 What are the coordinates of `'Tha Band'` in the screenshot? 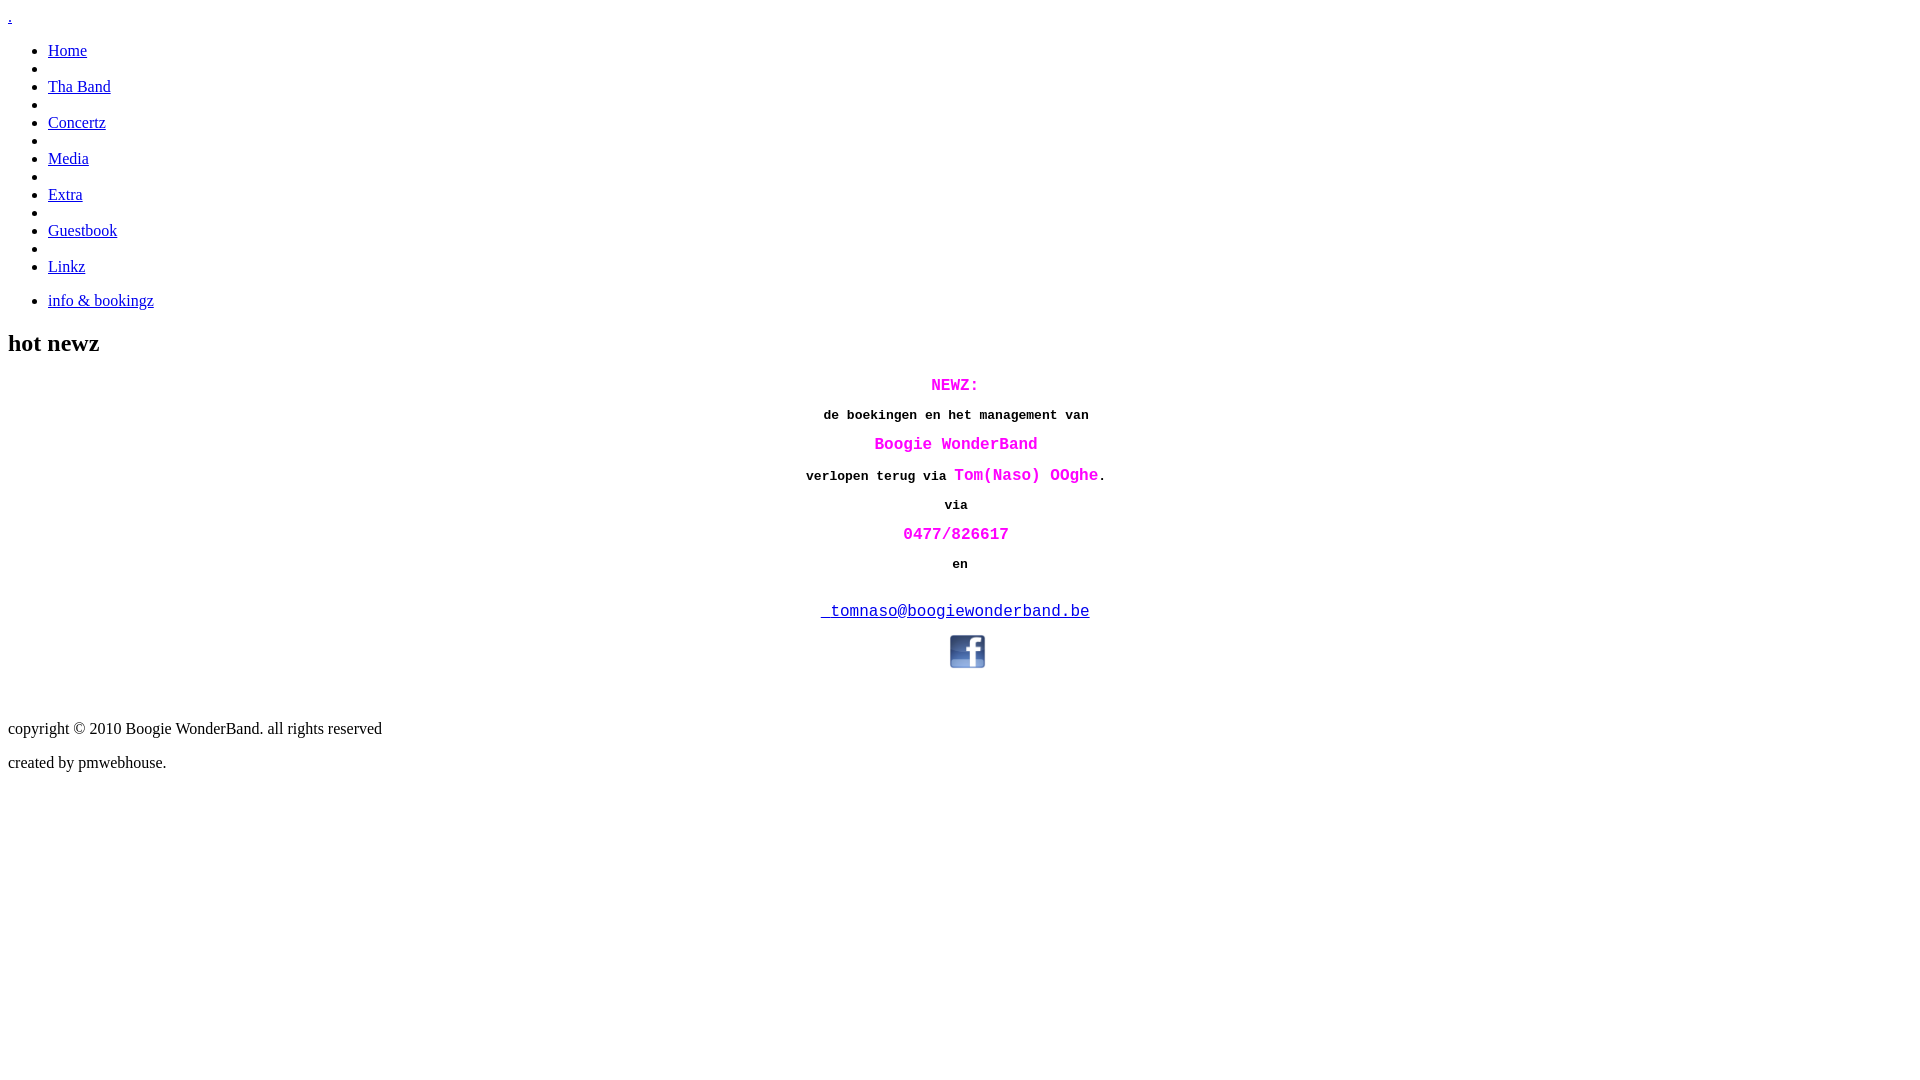 It's located at (79, 85).